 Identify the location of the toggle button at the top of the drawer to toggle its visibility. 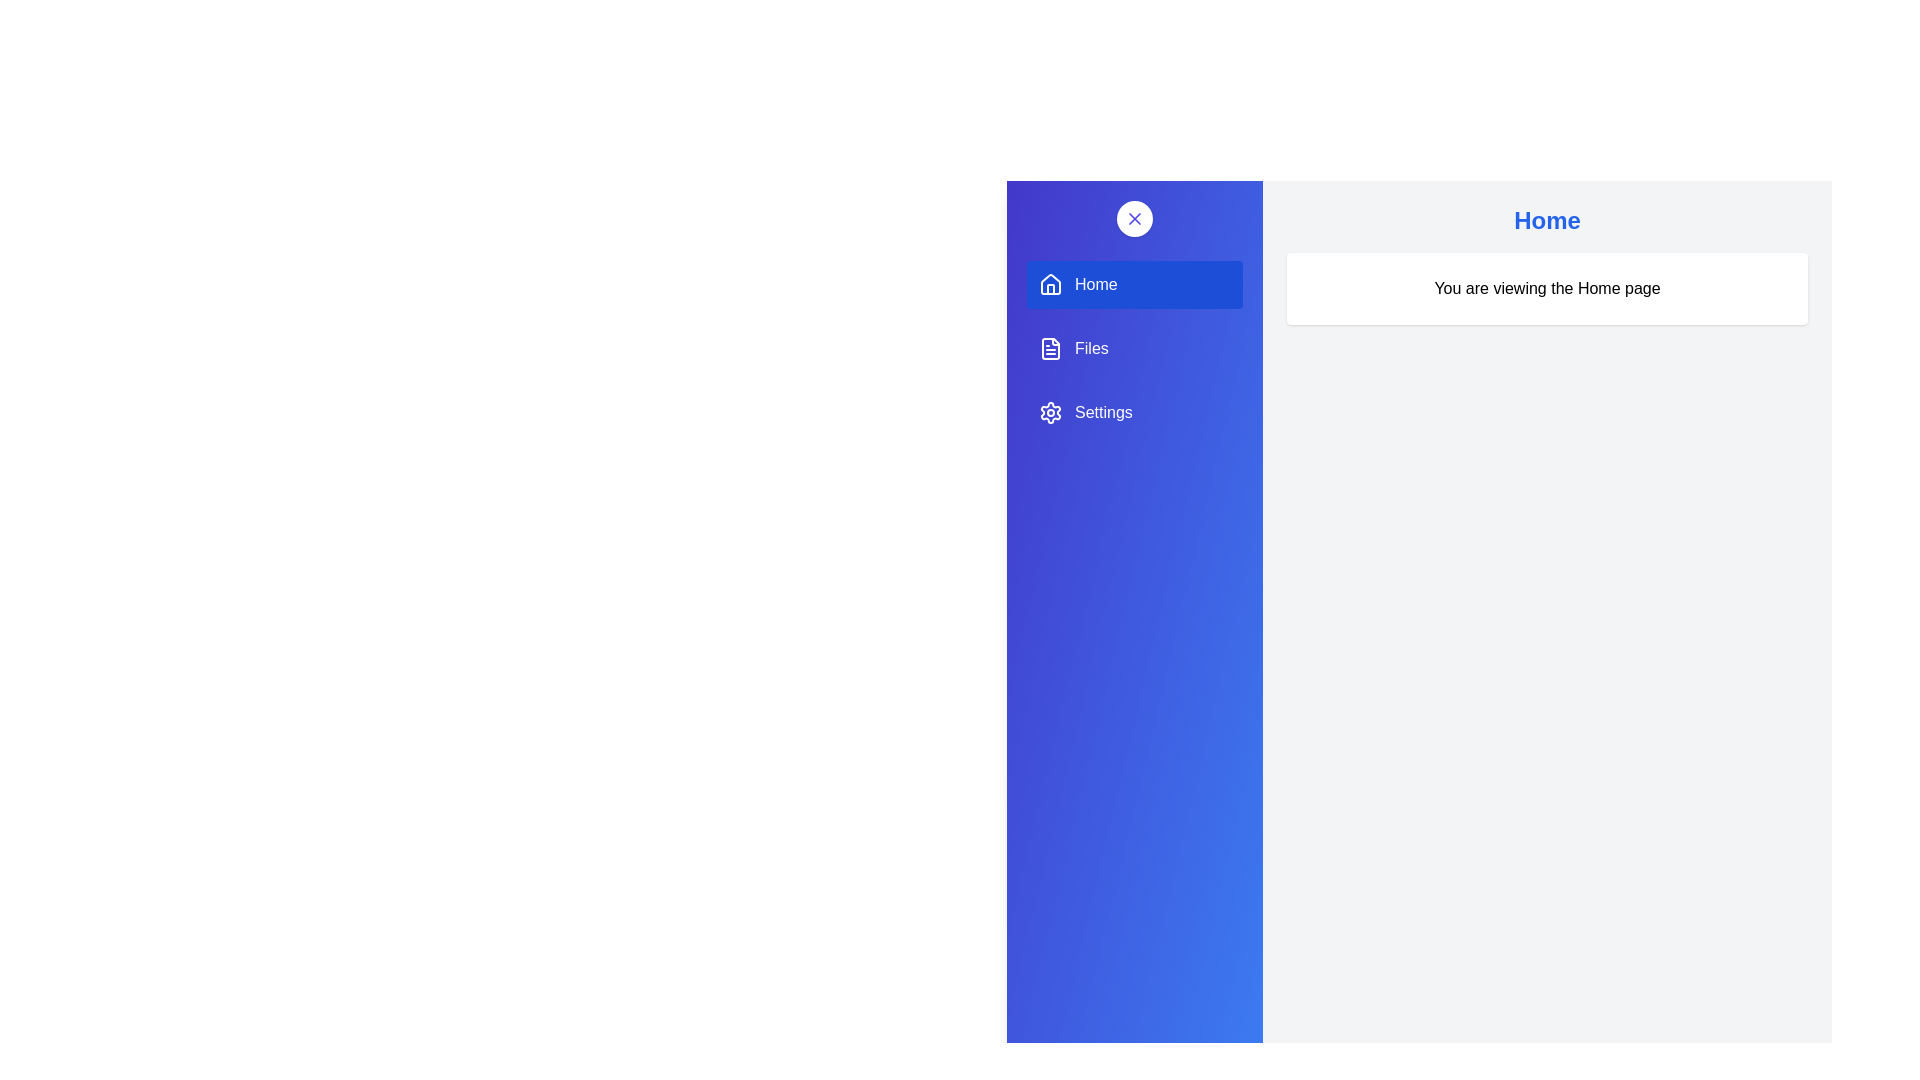
(1134, 219).